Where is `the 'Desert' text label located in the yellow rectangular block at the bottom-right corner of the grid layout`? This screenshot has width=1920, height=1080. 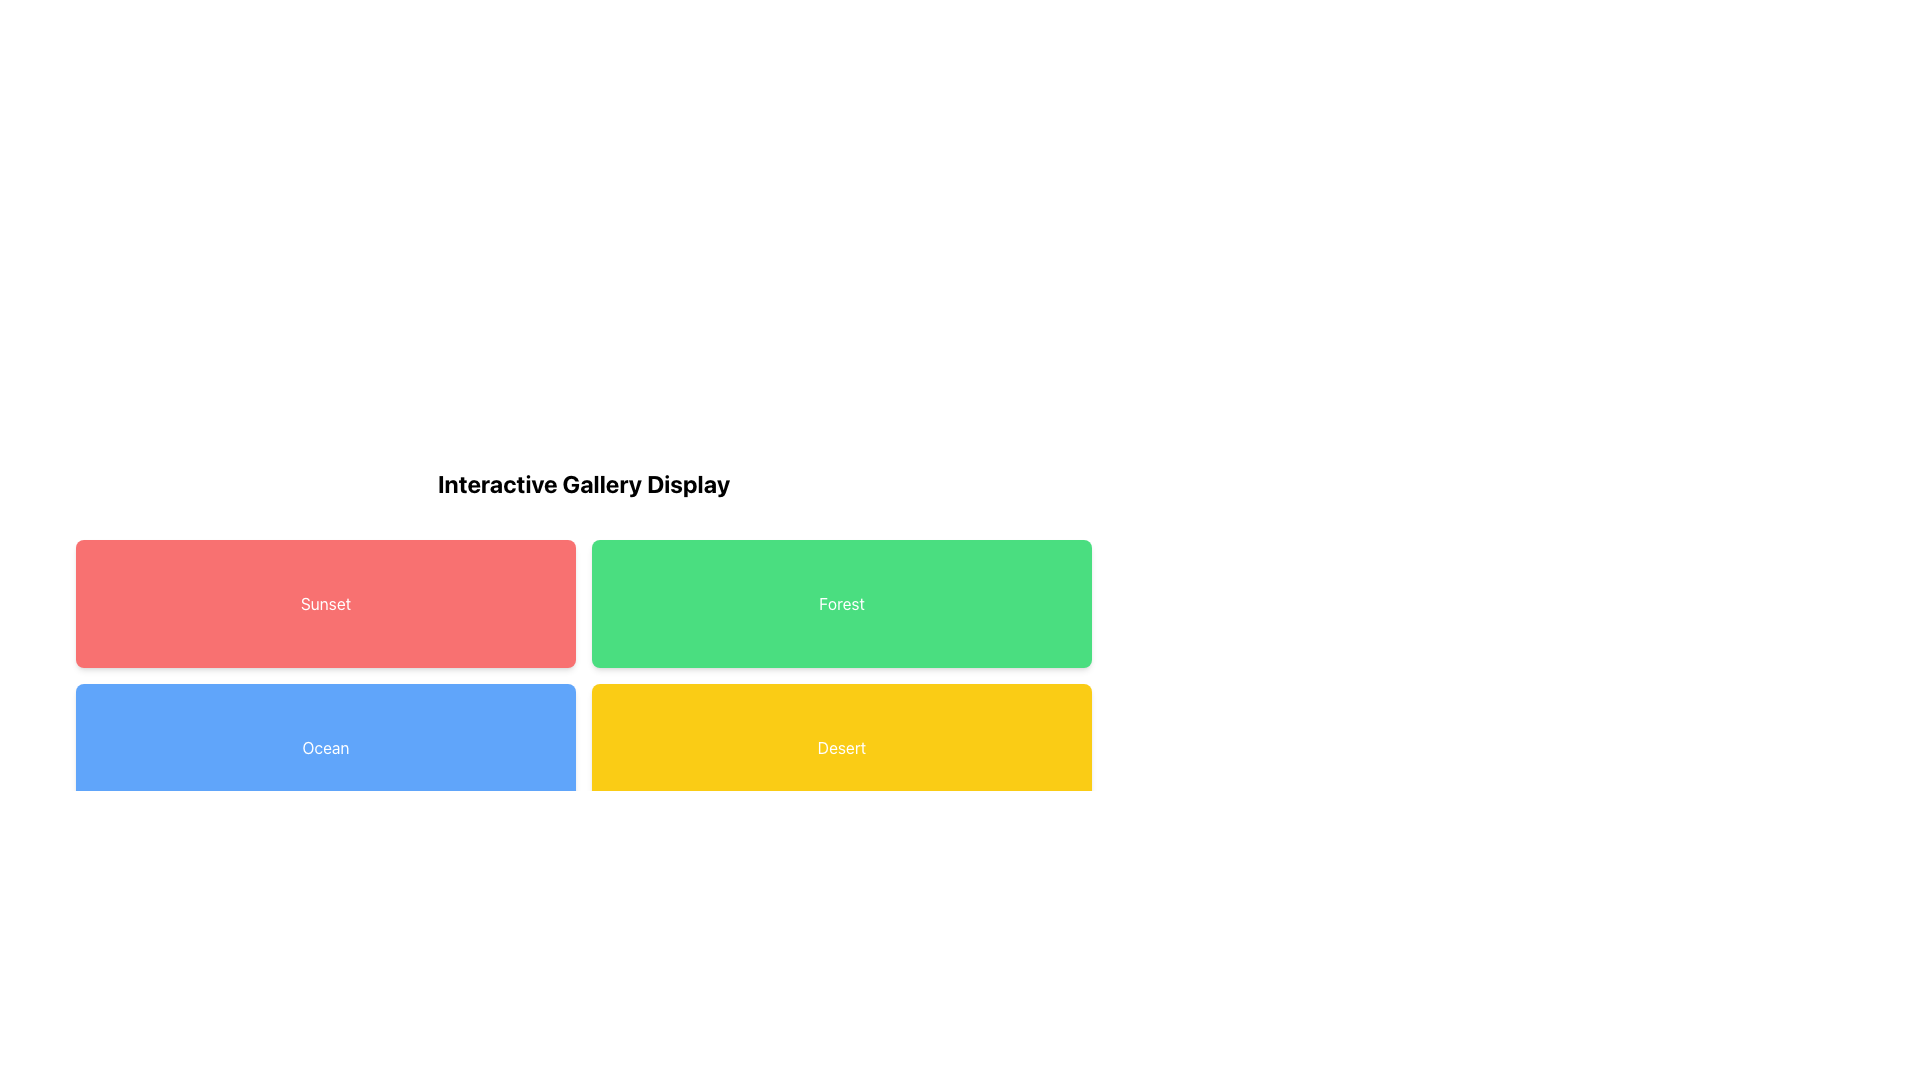 the 'Desert' text label located in the yellow rectangular block at the bottom-right corner of the grid layout is located at coordinates (841, 748).